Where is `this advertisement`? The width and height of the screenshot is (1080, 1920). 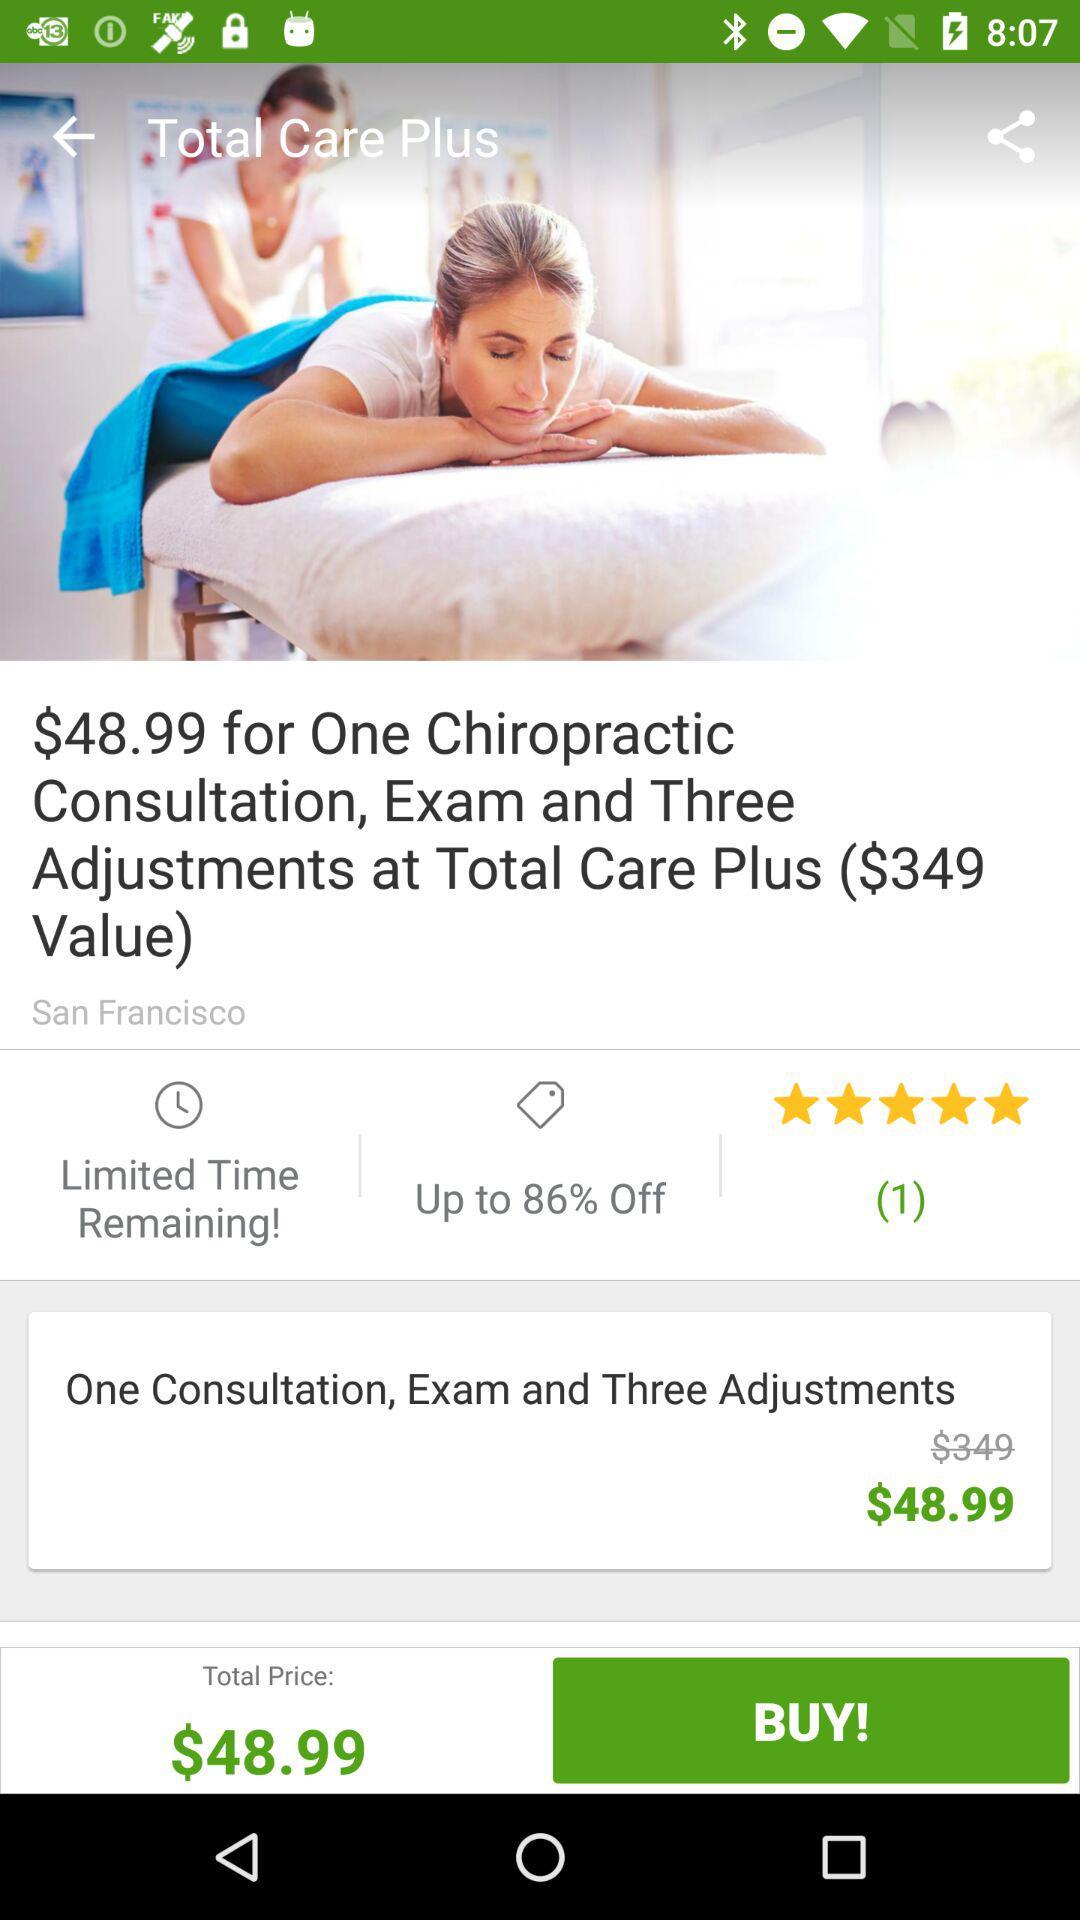 this advertisement is located at coordinates (540, 361).